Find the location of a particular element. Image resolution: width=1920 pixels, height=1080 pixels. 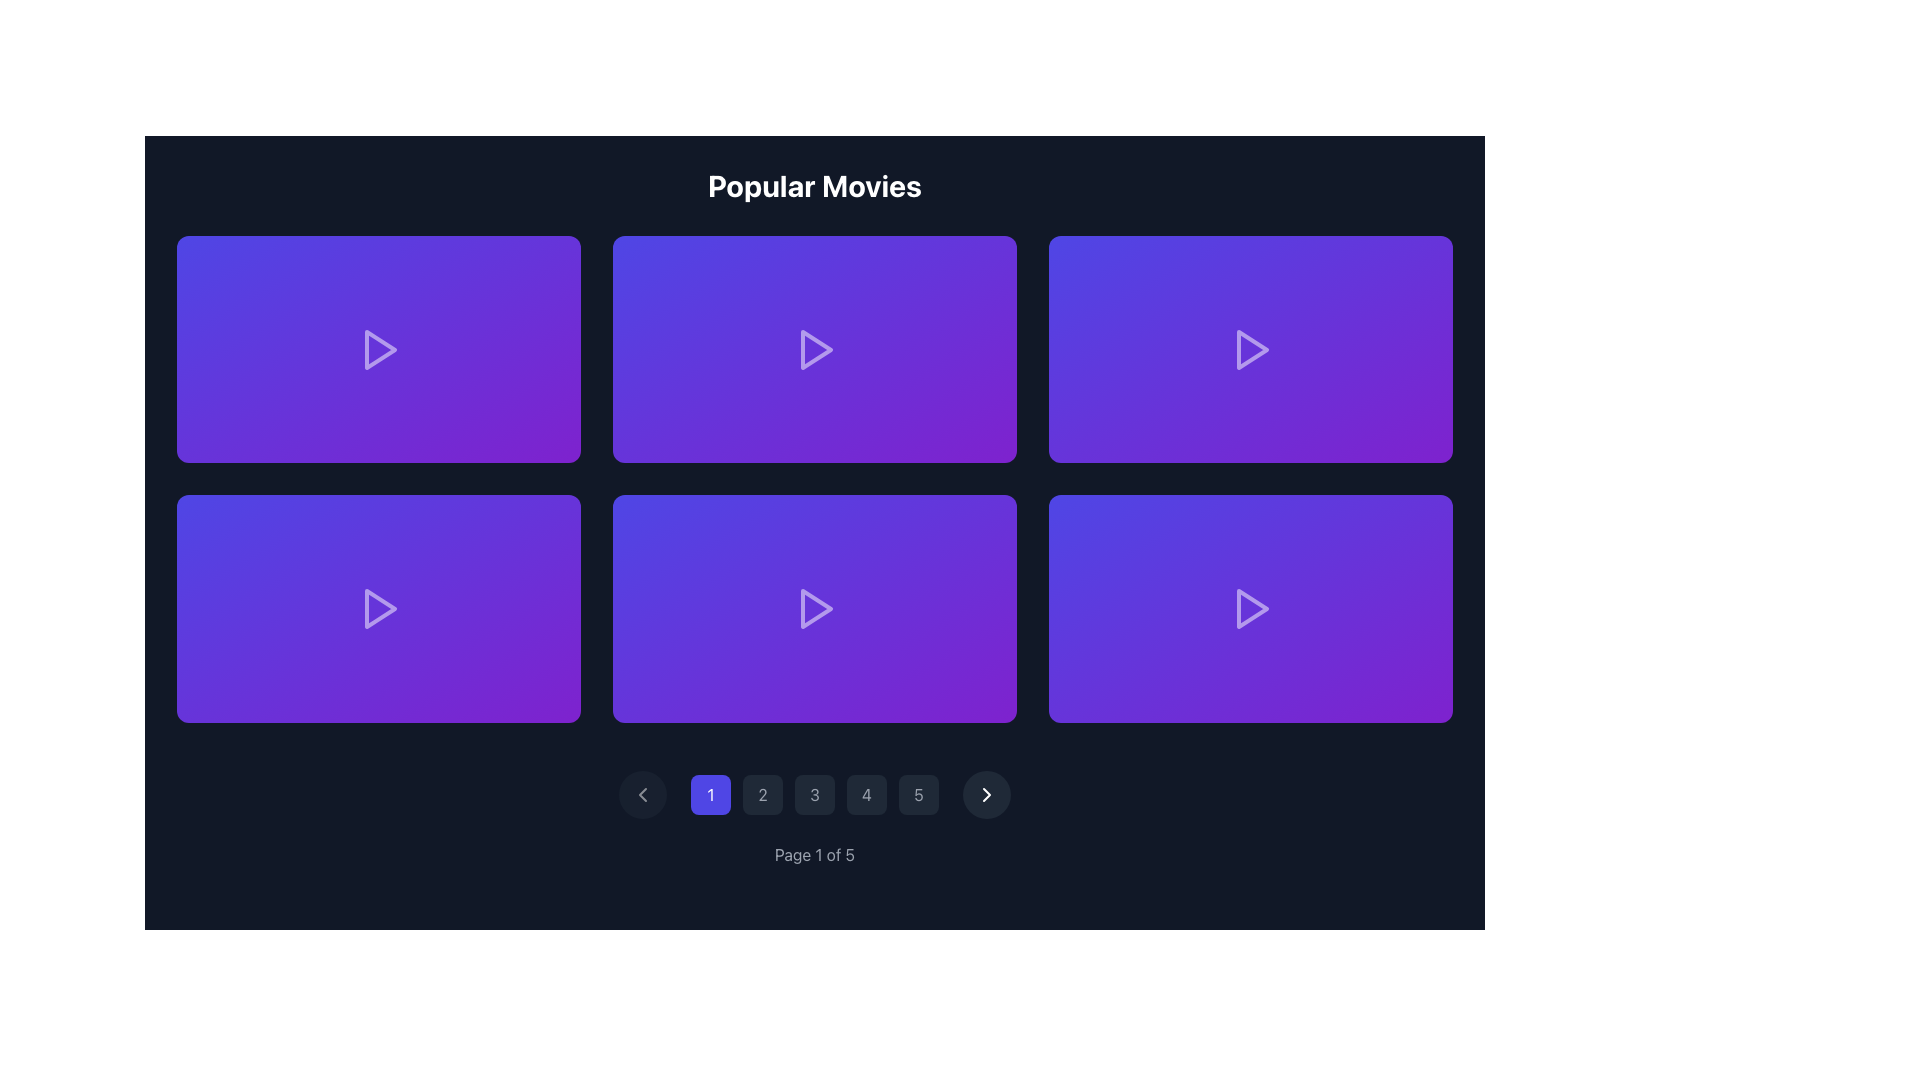

the Play Button located in the third column of the second row of the grid below the 'Popular Movies' header is located at coordinates (1250, 607).